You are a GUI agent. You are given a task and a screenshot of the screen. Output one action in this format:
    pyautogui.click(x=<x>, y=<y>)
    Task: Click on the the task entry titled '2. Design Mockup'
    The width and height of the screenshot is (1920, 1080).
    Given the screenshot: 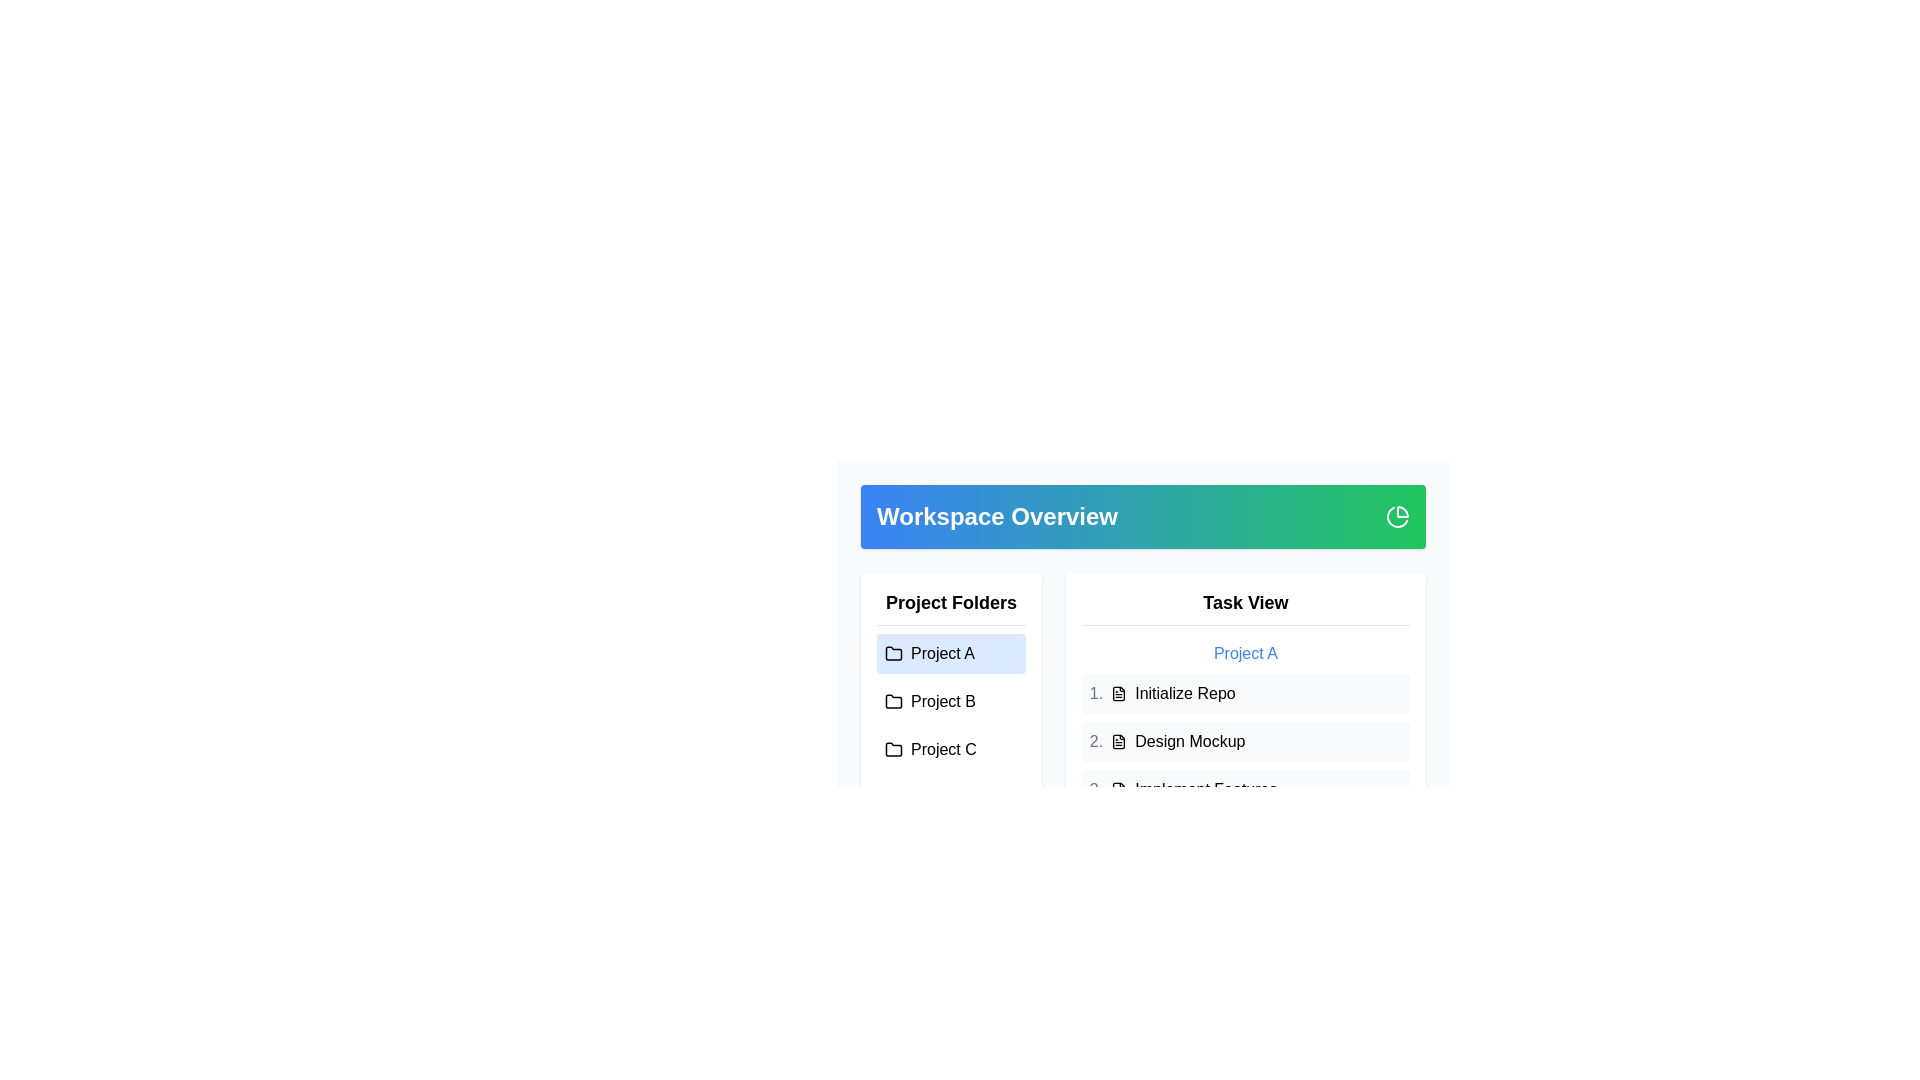 What is the action you would take?
    pyautogui.click(x=1244, y=741)
    